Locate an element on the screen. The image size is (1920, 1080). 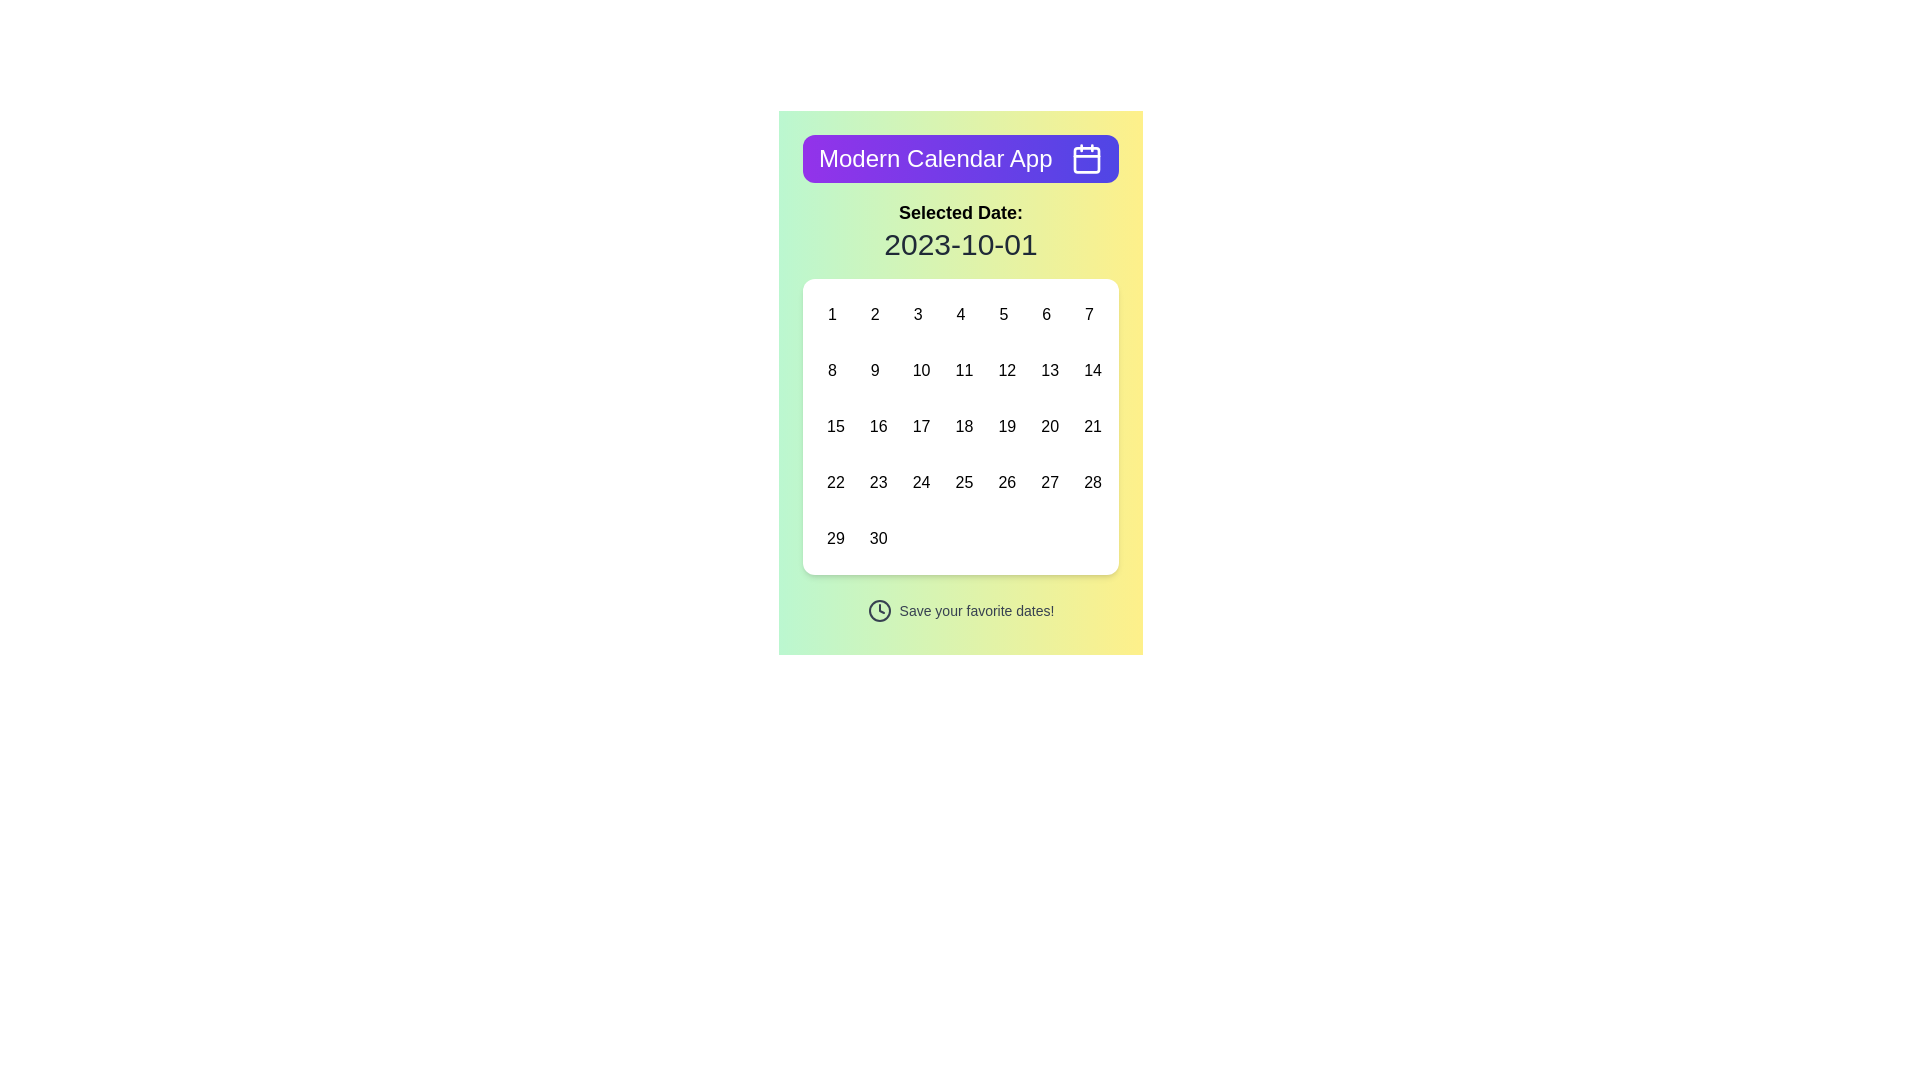
the button representing the 25th day in the calendar month, located in the fourth row and fourth column of the calendar grid is located at coordinates (960, 482).